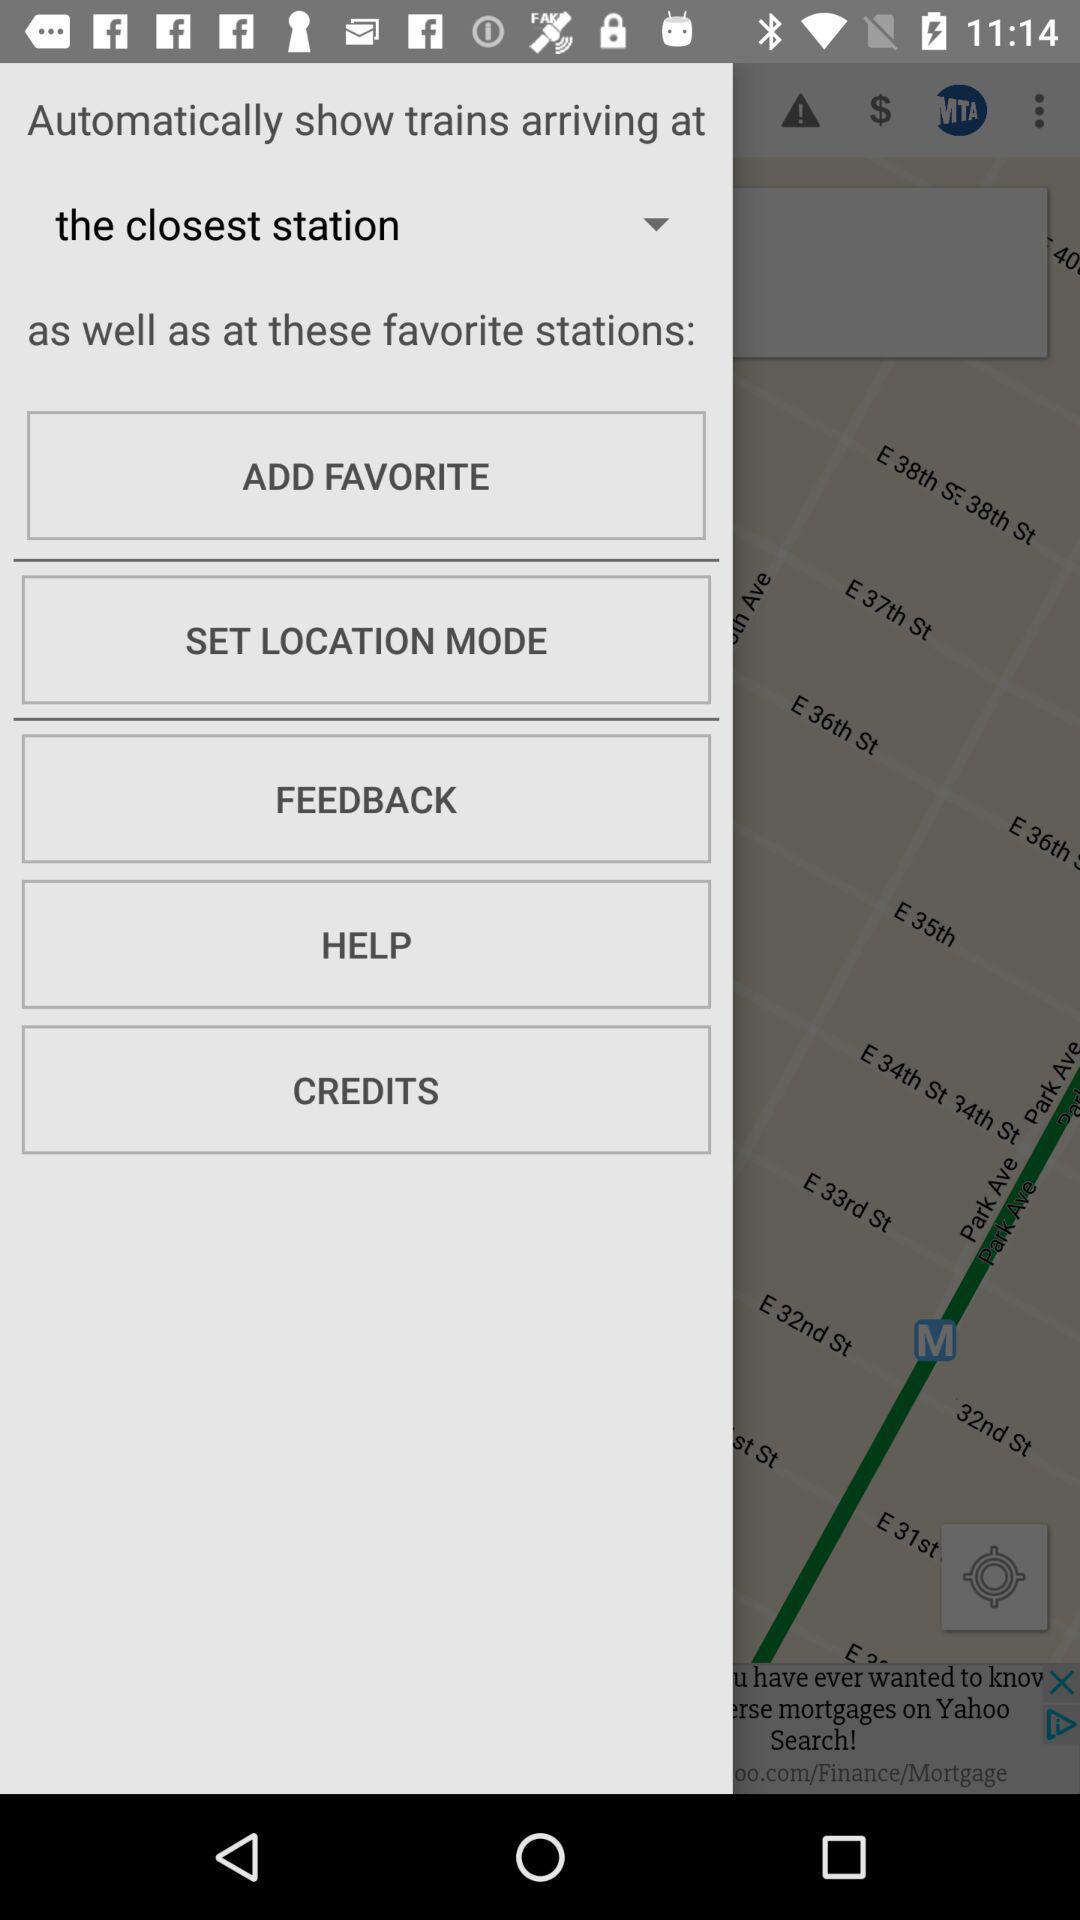  Describe the element at coordinates (959, 109) in the screenshot. I see `the sliders icon` at that location.